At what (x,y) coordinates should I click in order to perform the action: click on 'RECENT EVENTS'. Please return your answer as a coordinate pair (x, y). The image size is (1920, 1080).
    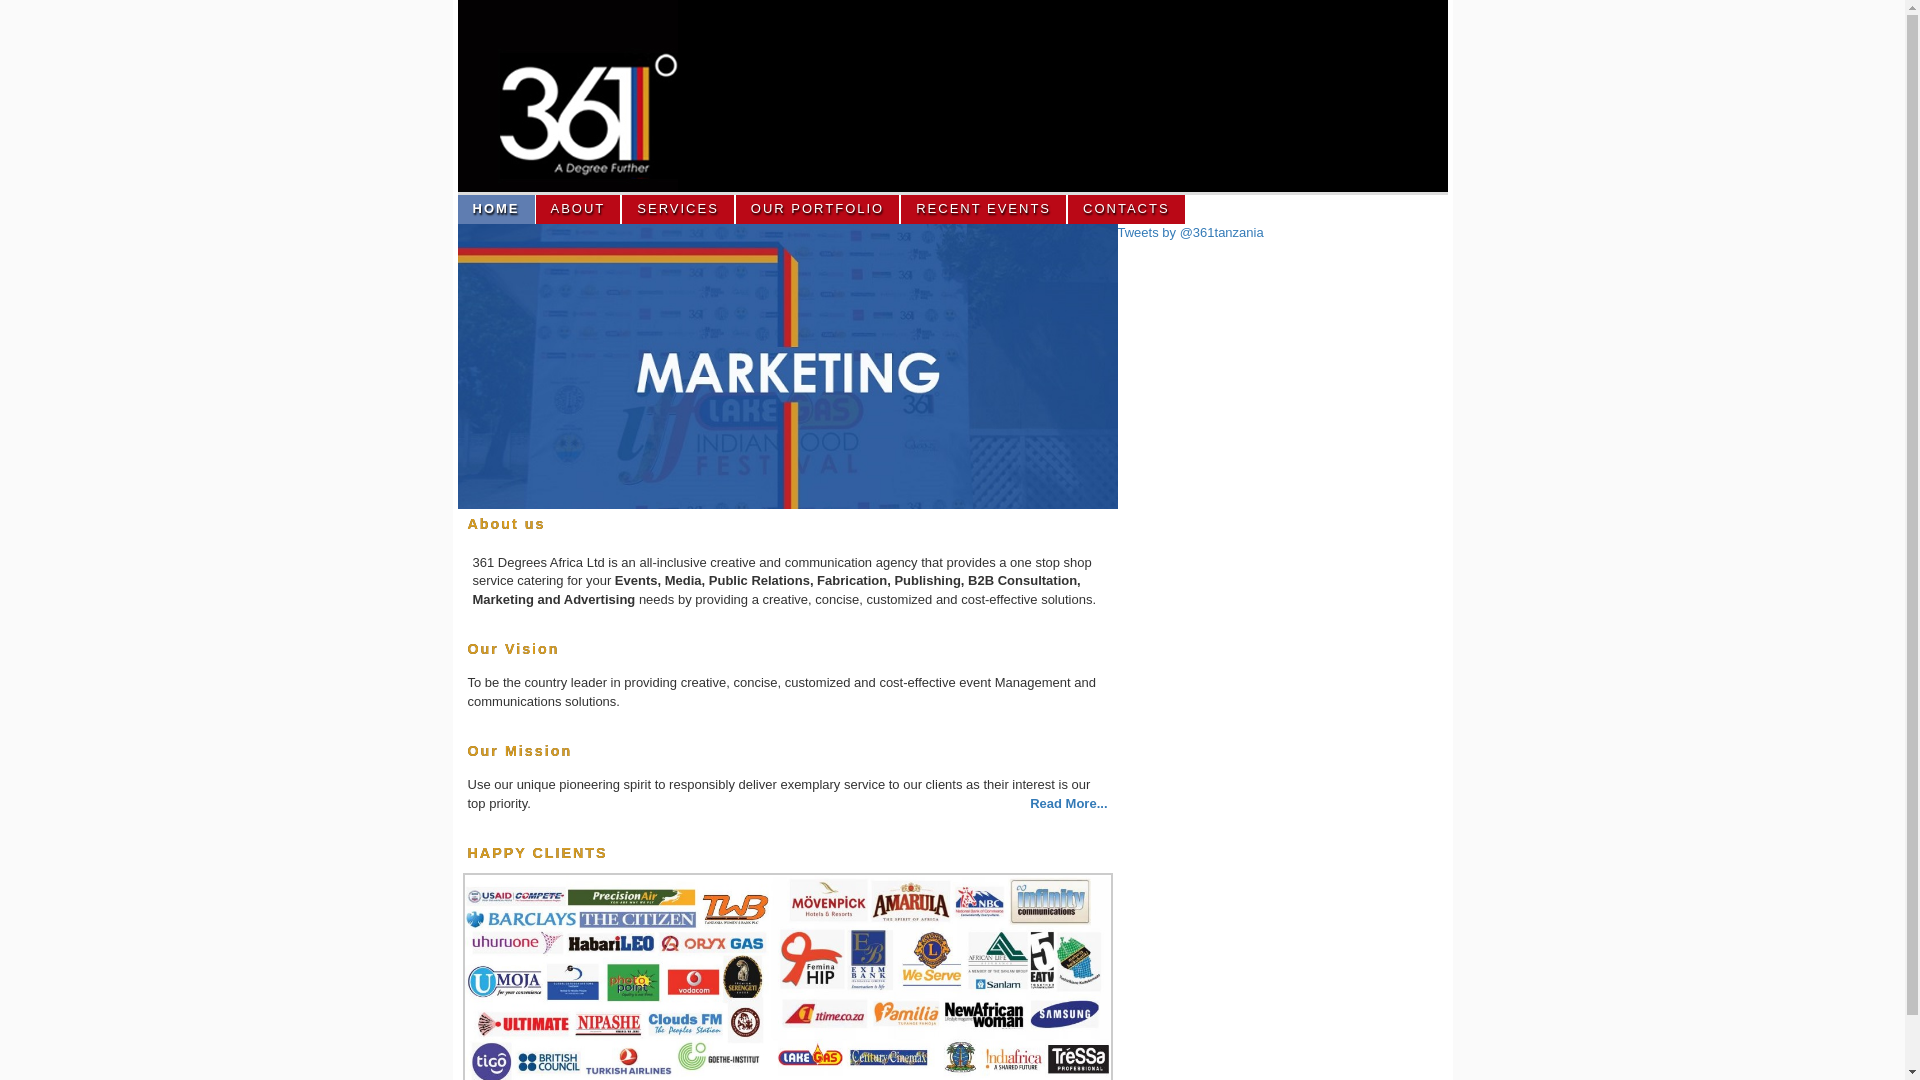
    Looking at the image, I should click on (984, 209).